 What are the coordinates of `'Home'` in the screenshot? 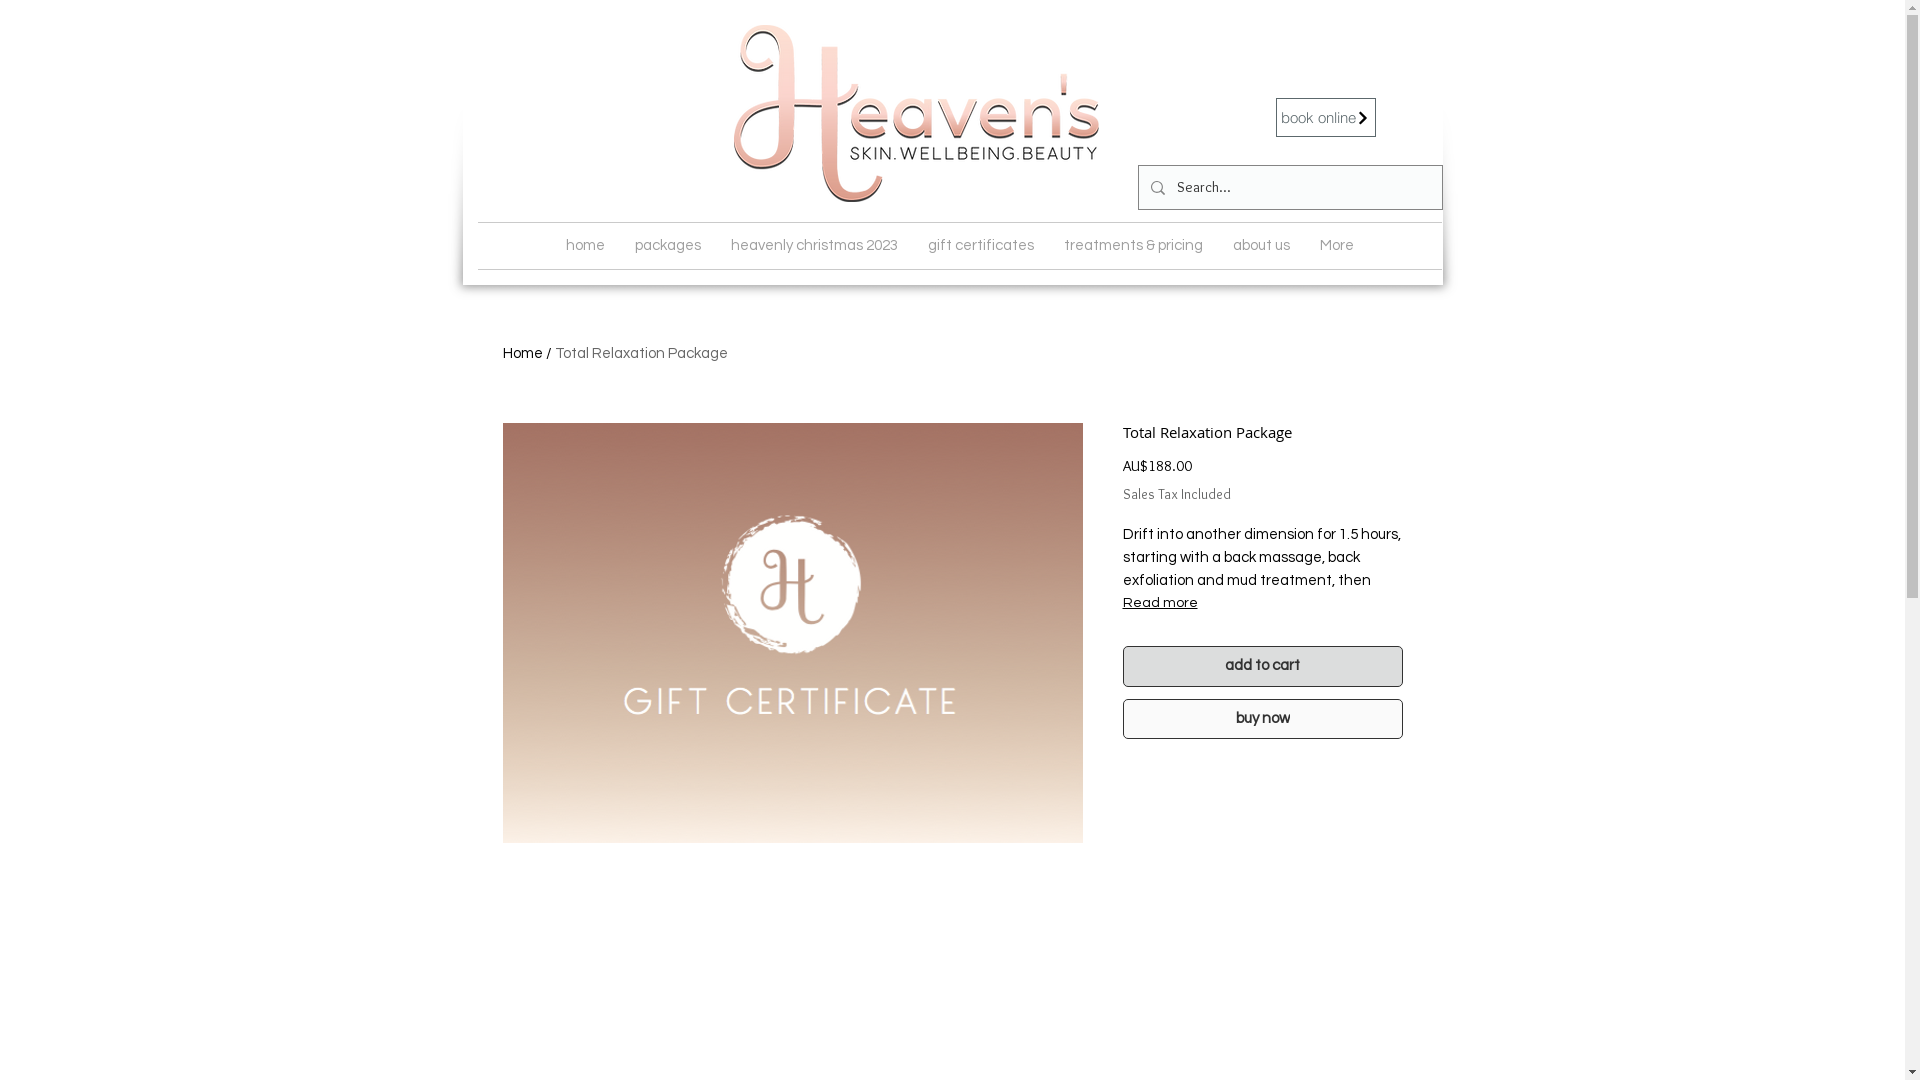 It's located at (522, 352).